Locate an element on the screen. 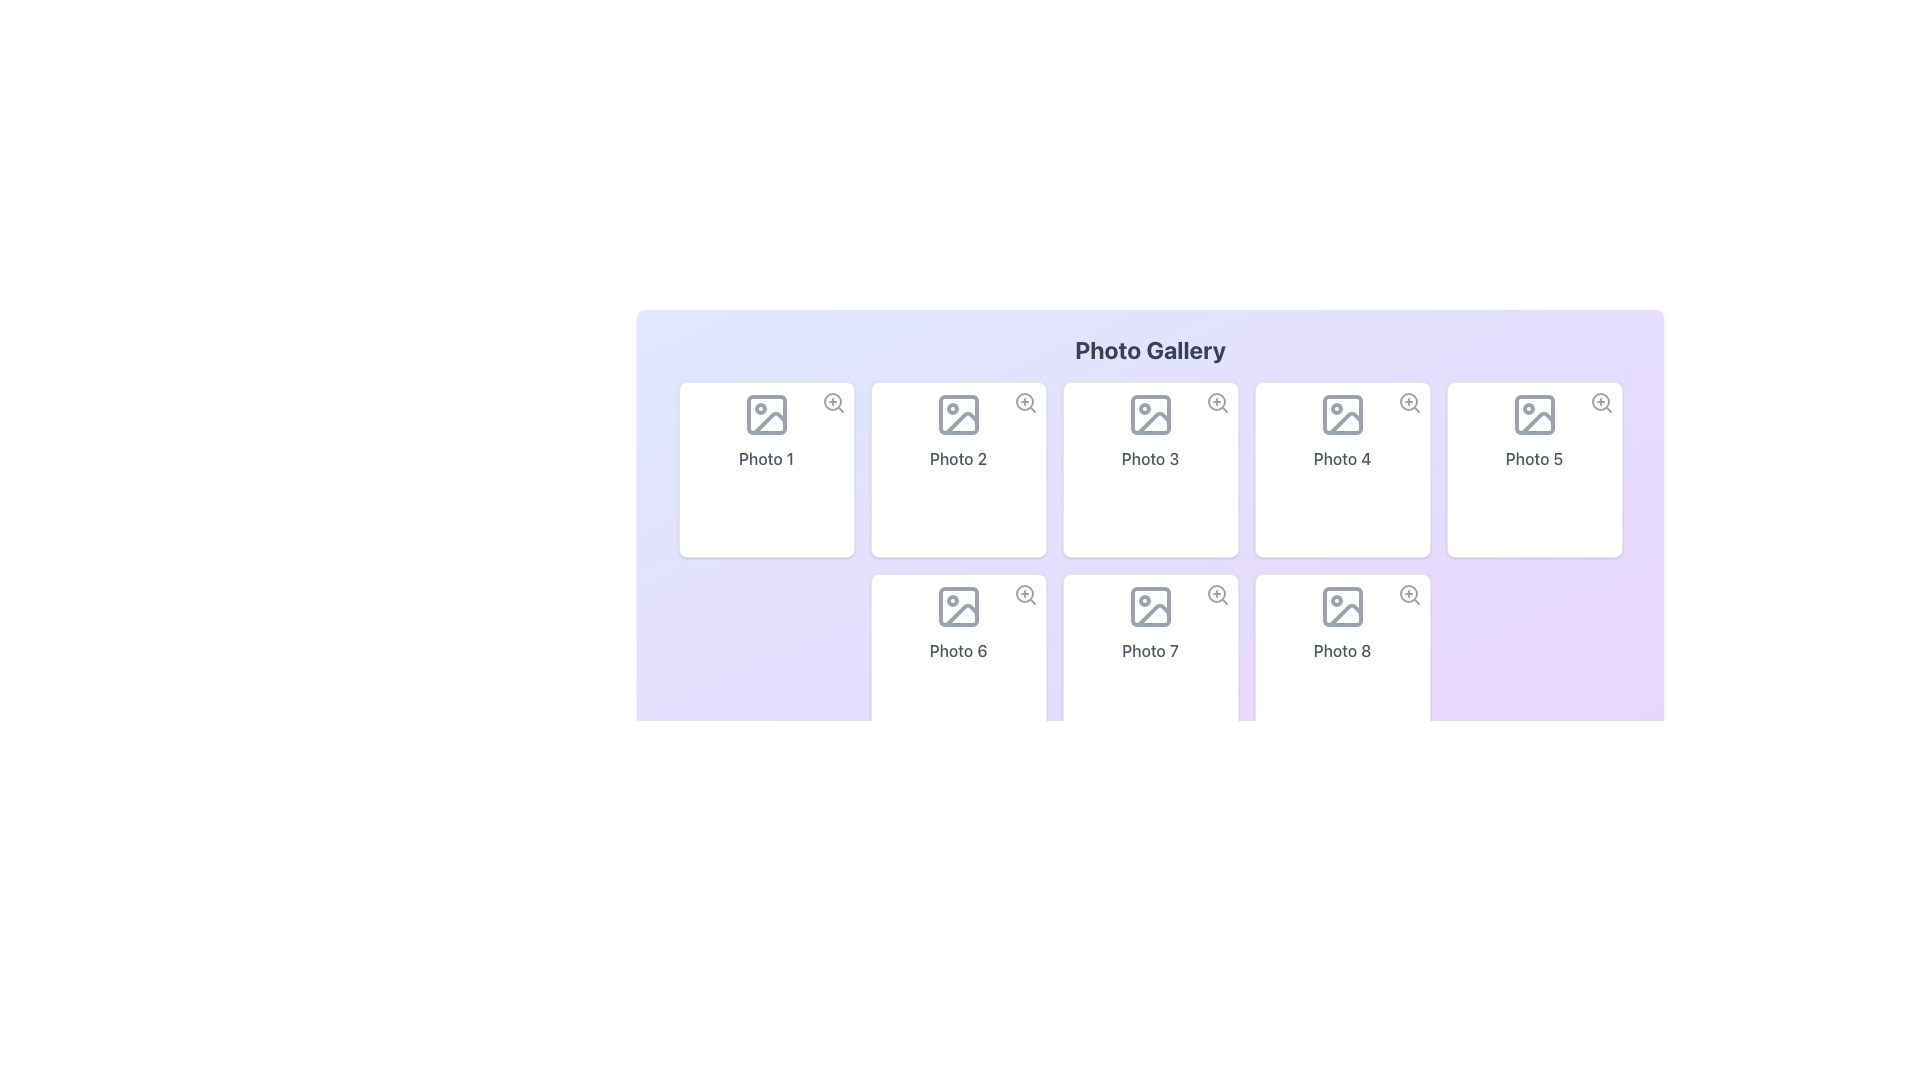 The height and width of the screenshot is (1080, 1920). the zoom-in icon resembling a magnifying glass with a plus sign inside, located in the top-right corner of the 'Photo 8' card in the photo gallery layout is located at coordinates (1408, 593).